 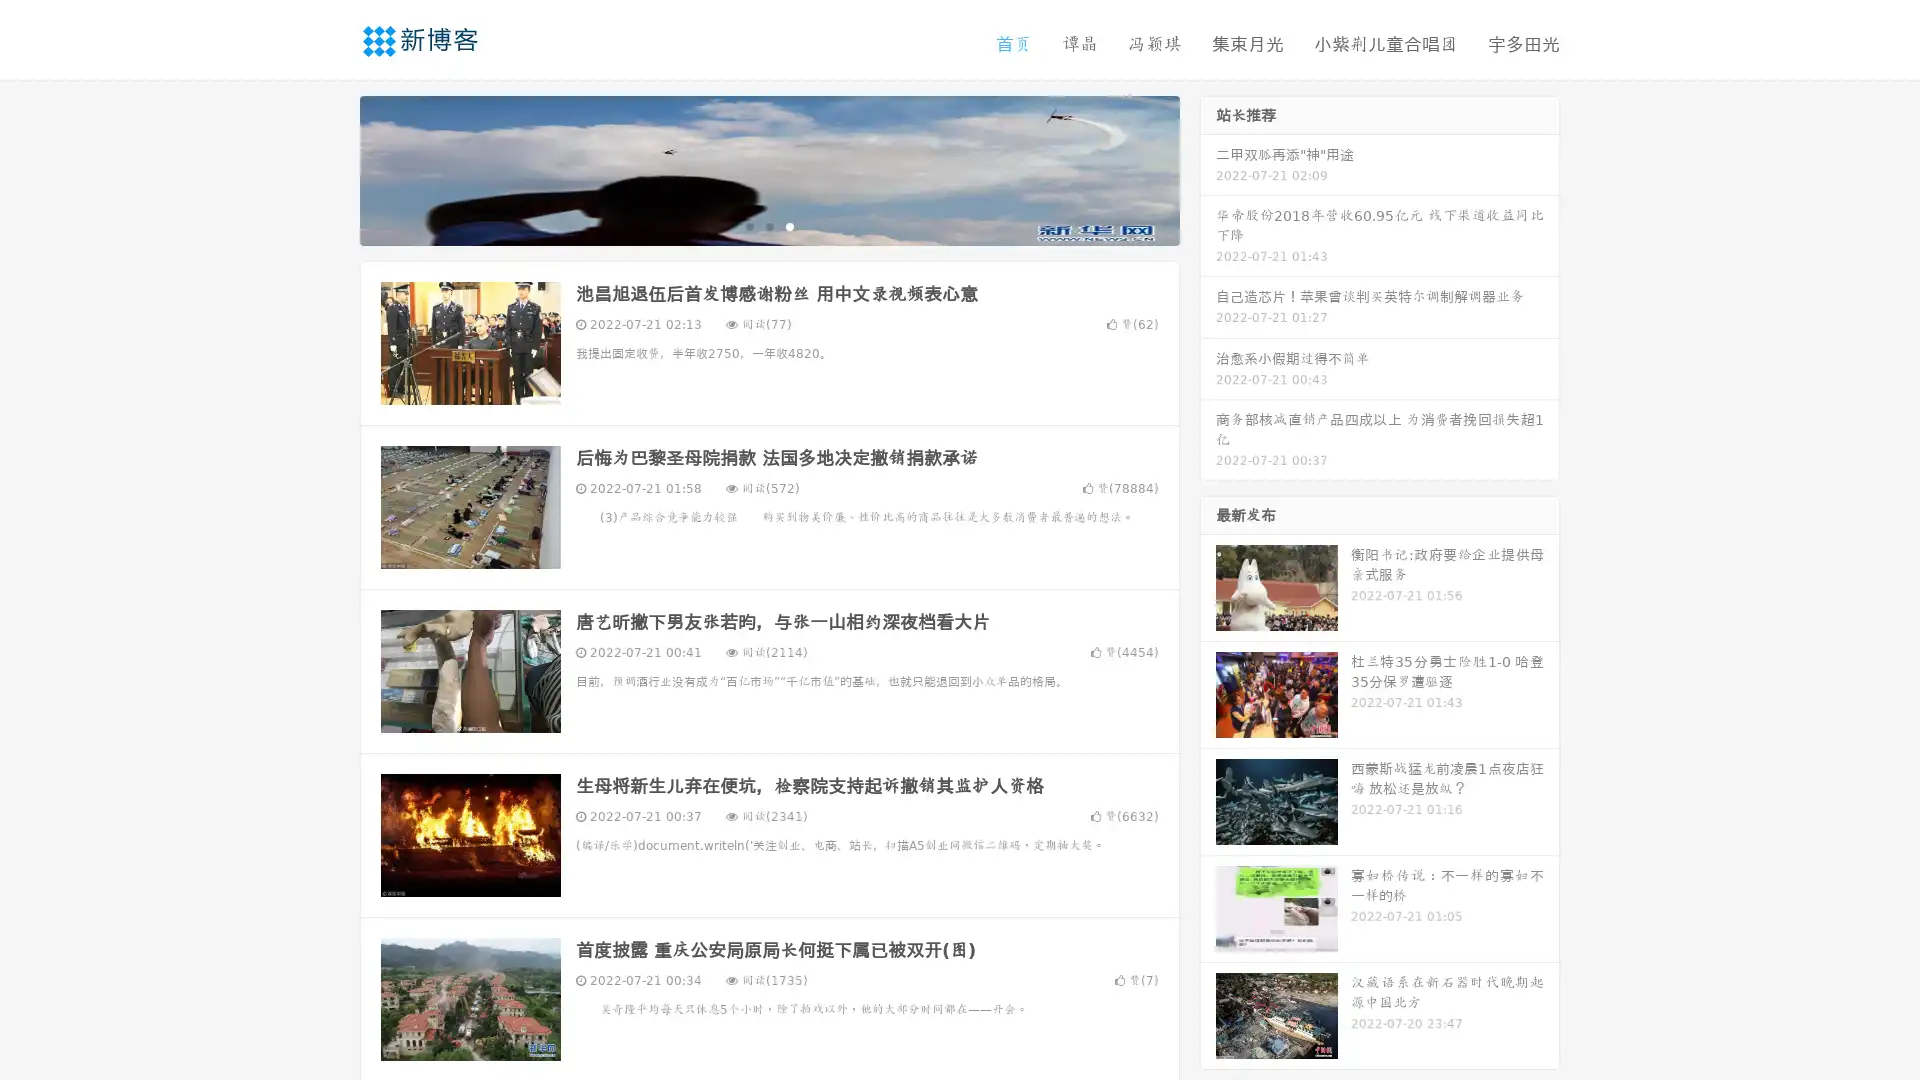 I want to click on Go to slide 1, so click(x=748, y=225).